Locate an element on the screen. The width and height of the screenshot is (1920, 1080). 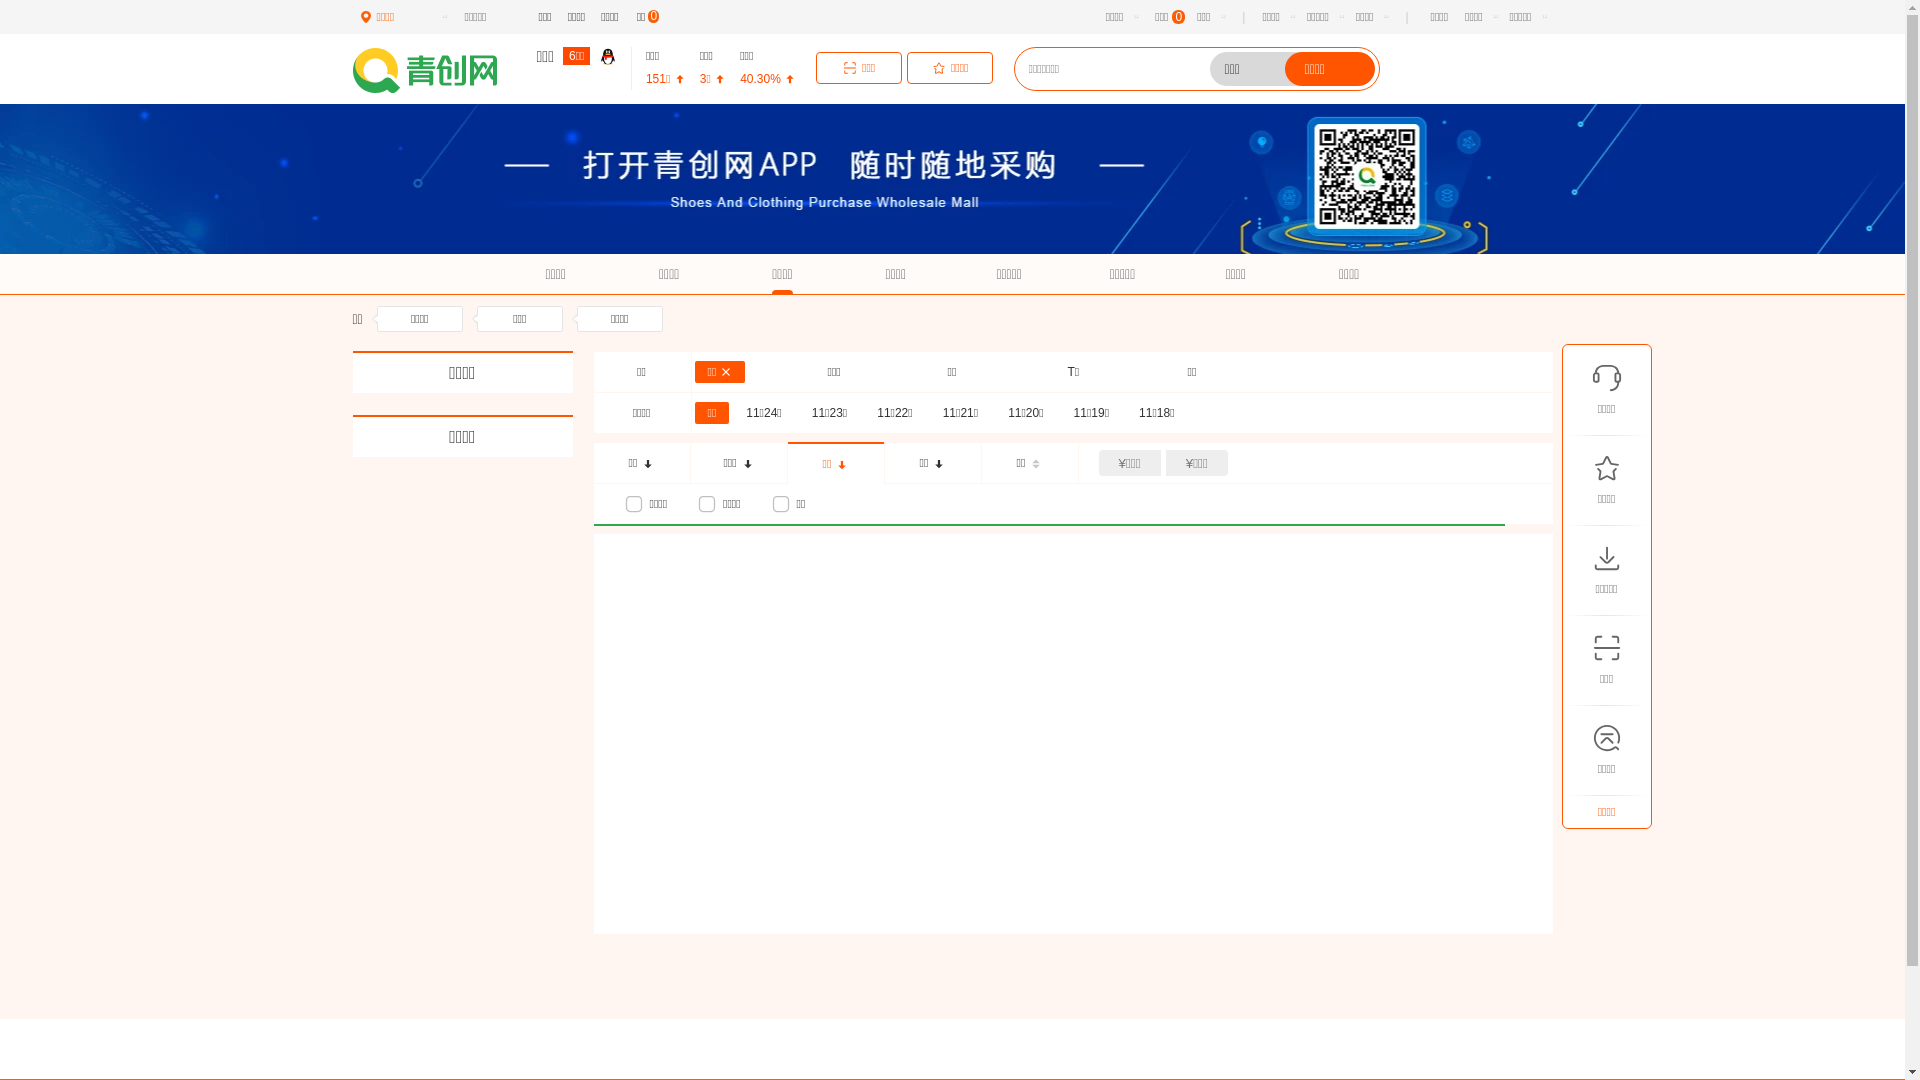
'17qcc' is located at coordinates (436, 69).